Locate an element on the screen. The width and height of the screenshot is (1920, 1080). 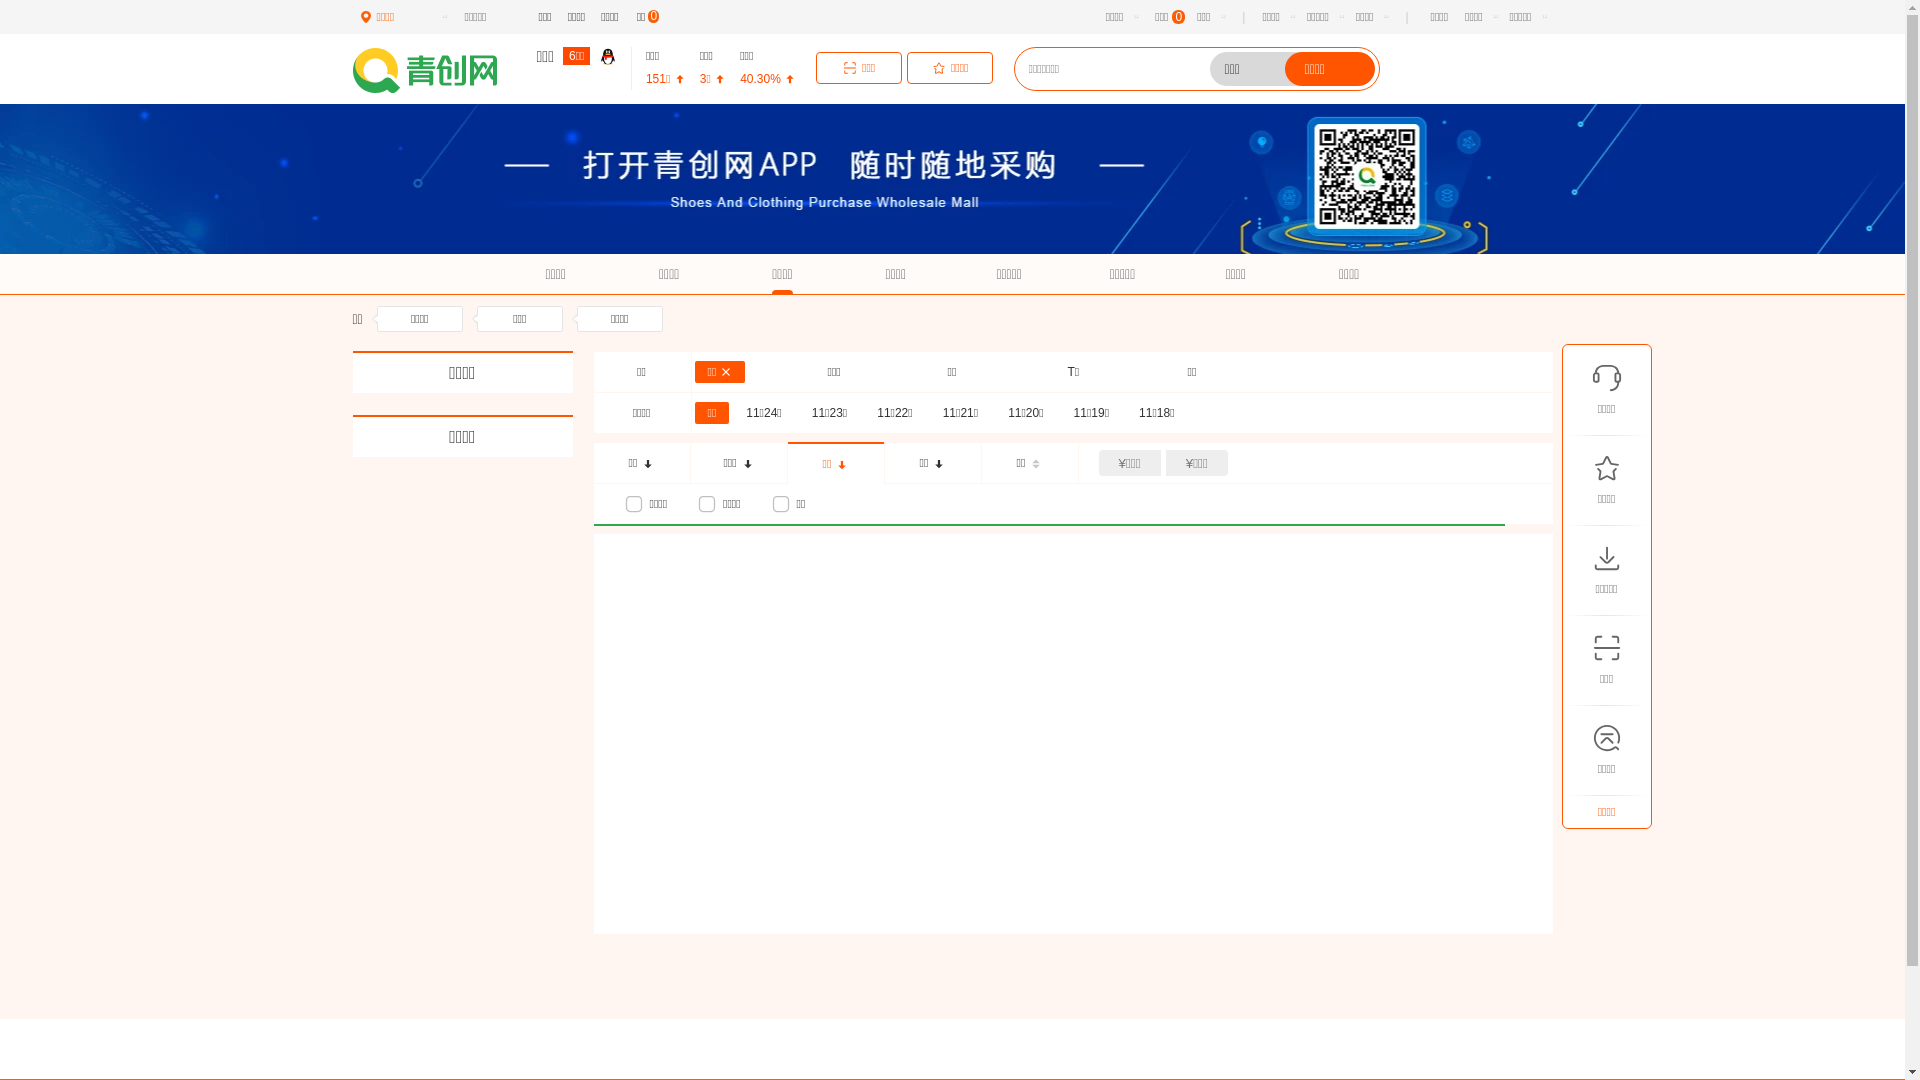
'17qcc' is located at coordinates (436, 69).